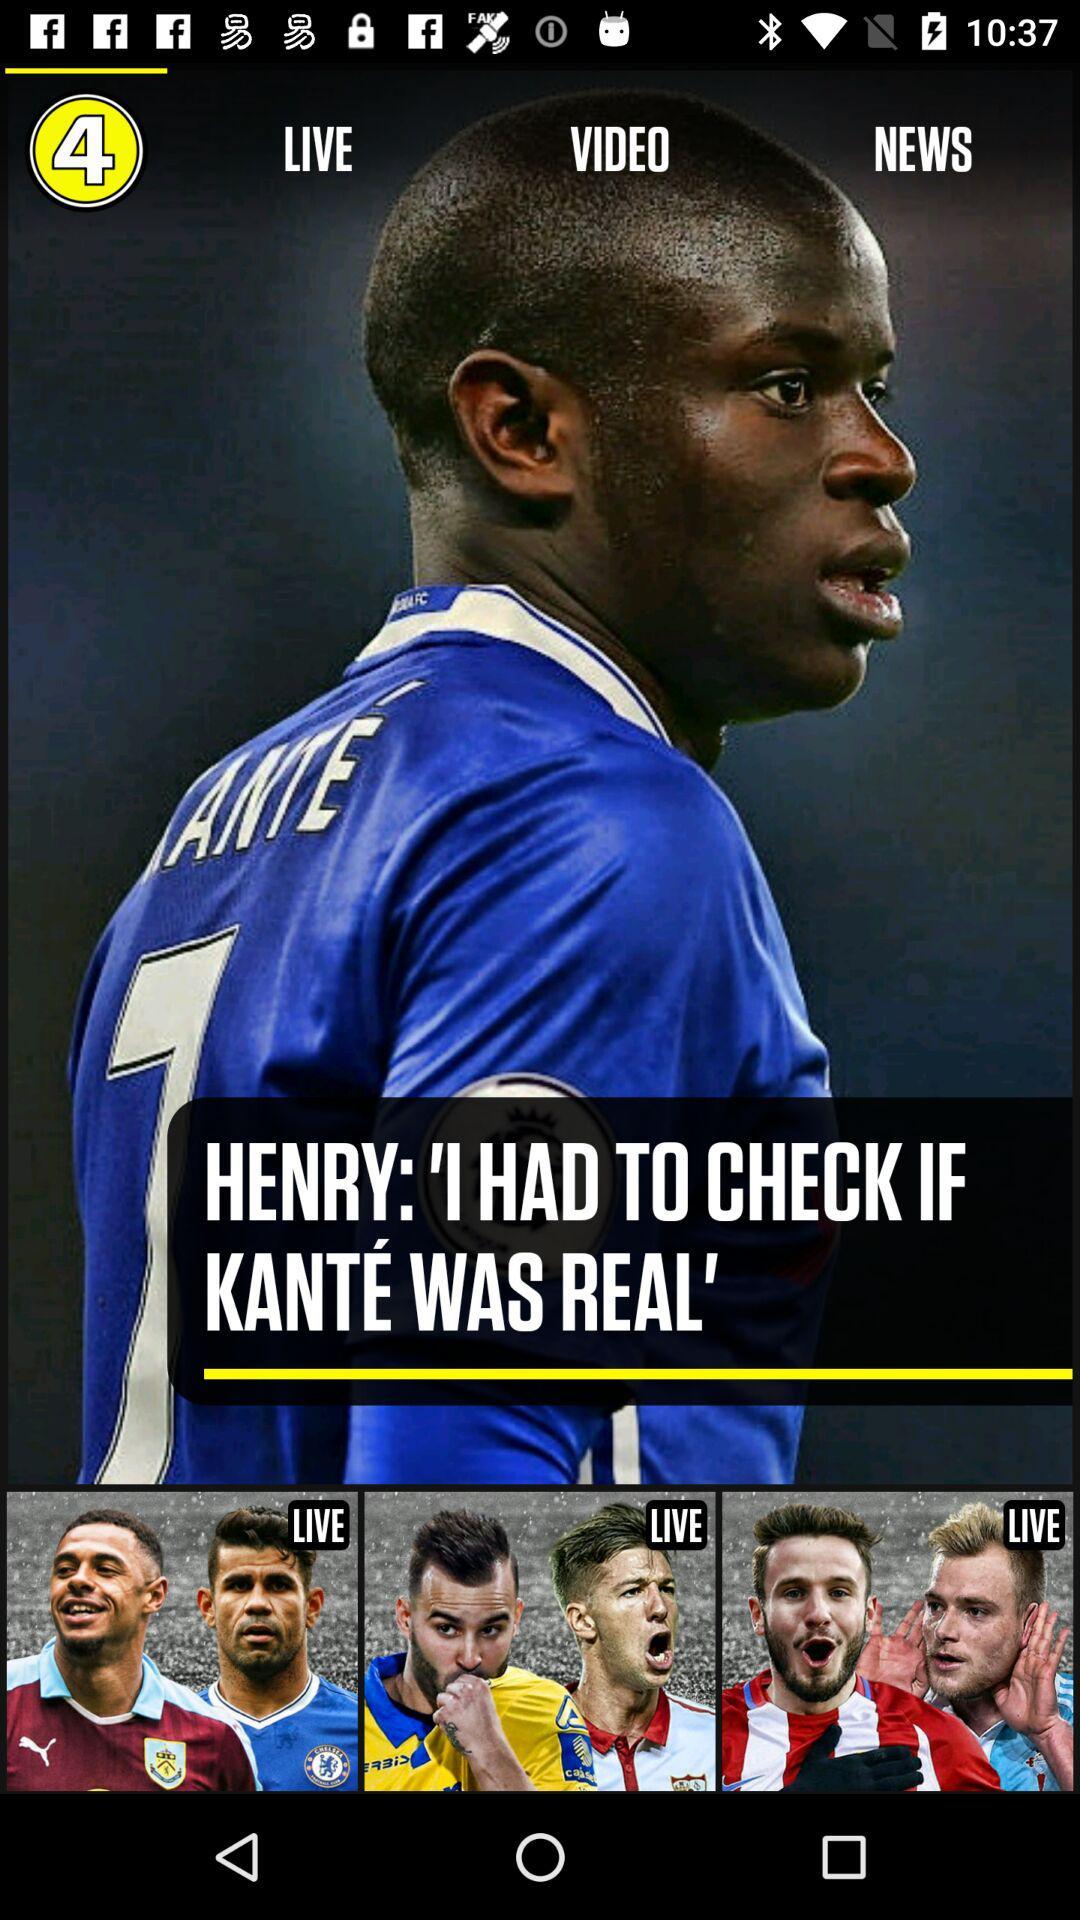  What do you see at coordinates (923, 149) in the screenshot?
I see `the app next to video` at bounding box center [923, 149].